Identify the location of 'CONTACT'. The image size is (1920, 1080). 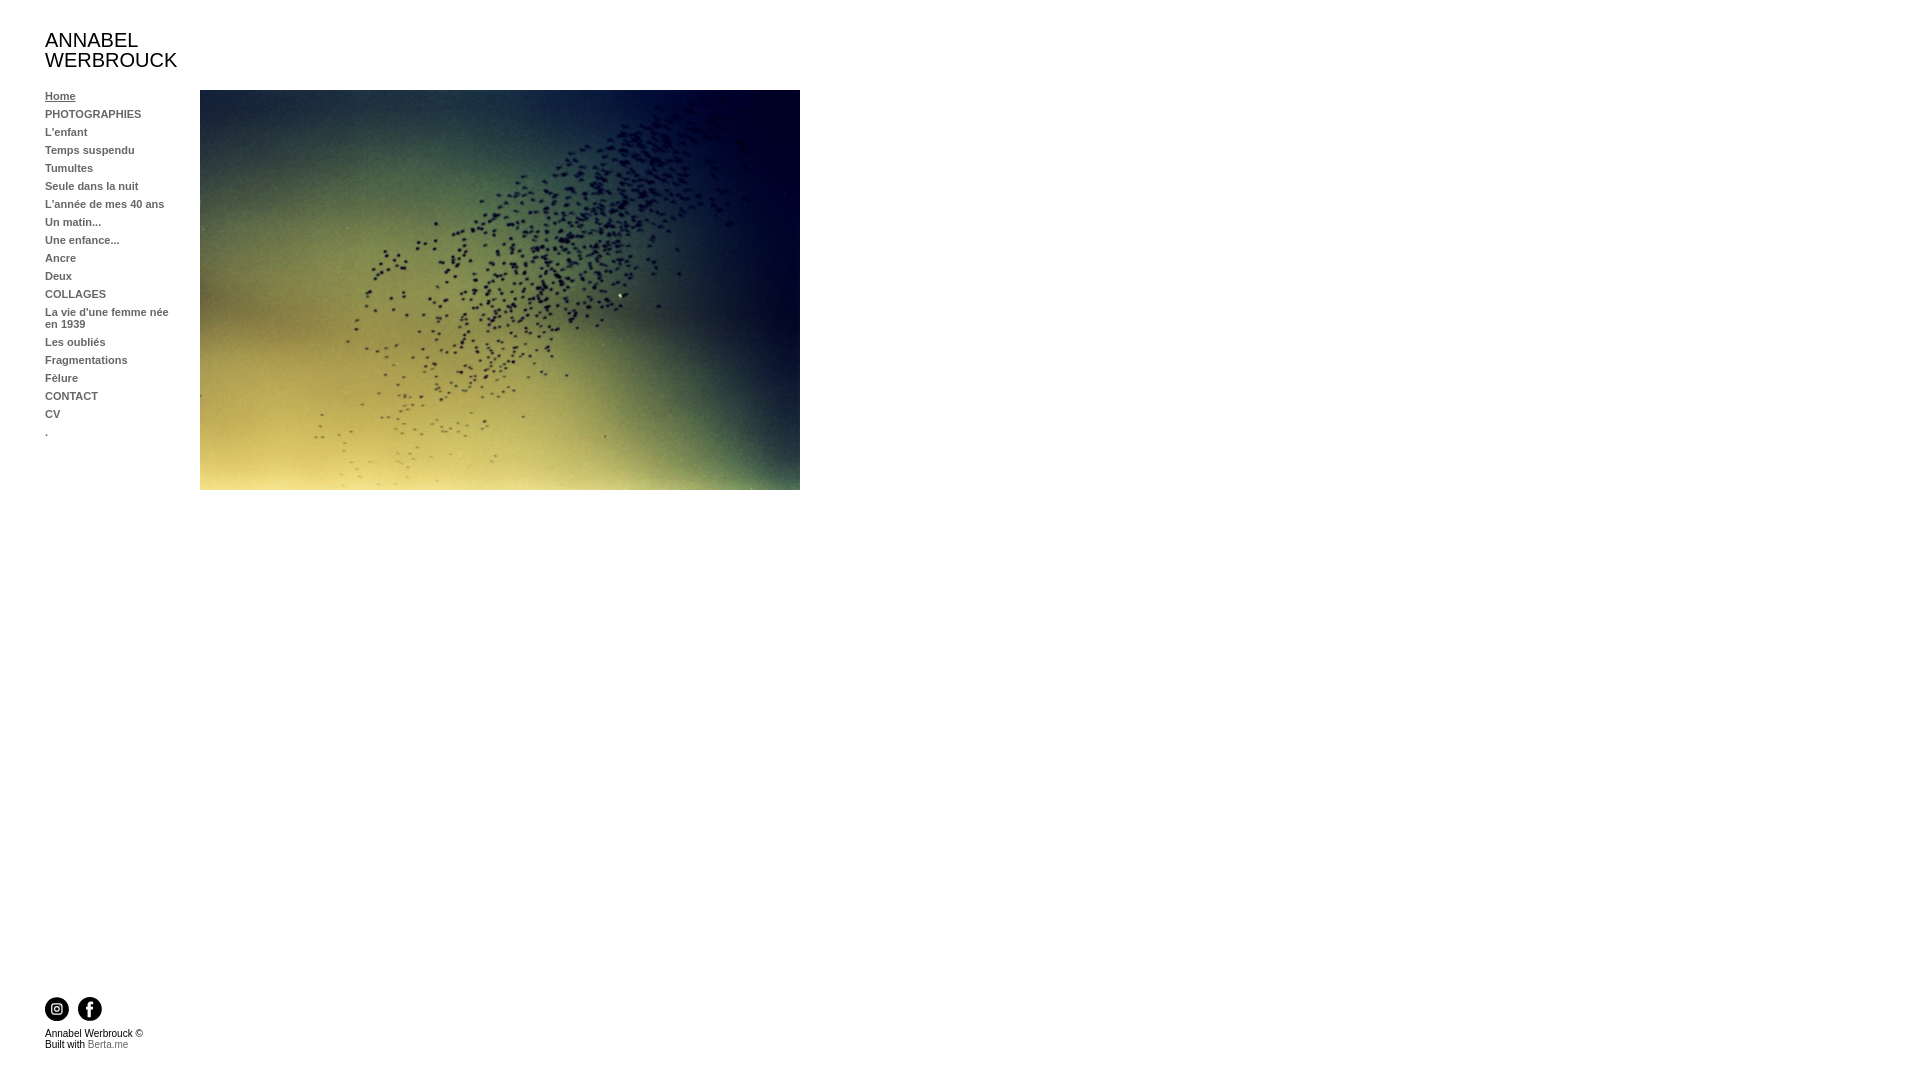
(71, 396).